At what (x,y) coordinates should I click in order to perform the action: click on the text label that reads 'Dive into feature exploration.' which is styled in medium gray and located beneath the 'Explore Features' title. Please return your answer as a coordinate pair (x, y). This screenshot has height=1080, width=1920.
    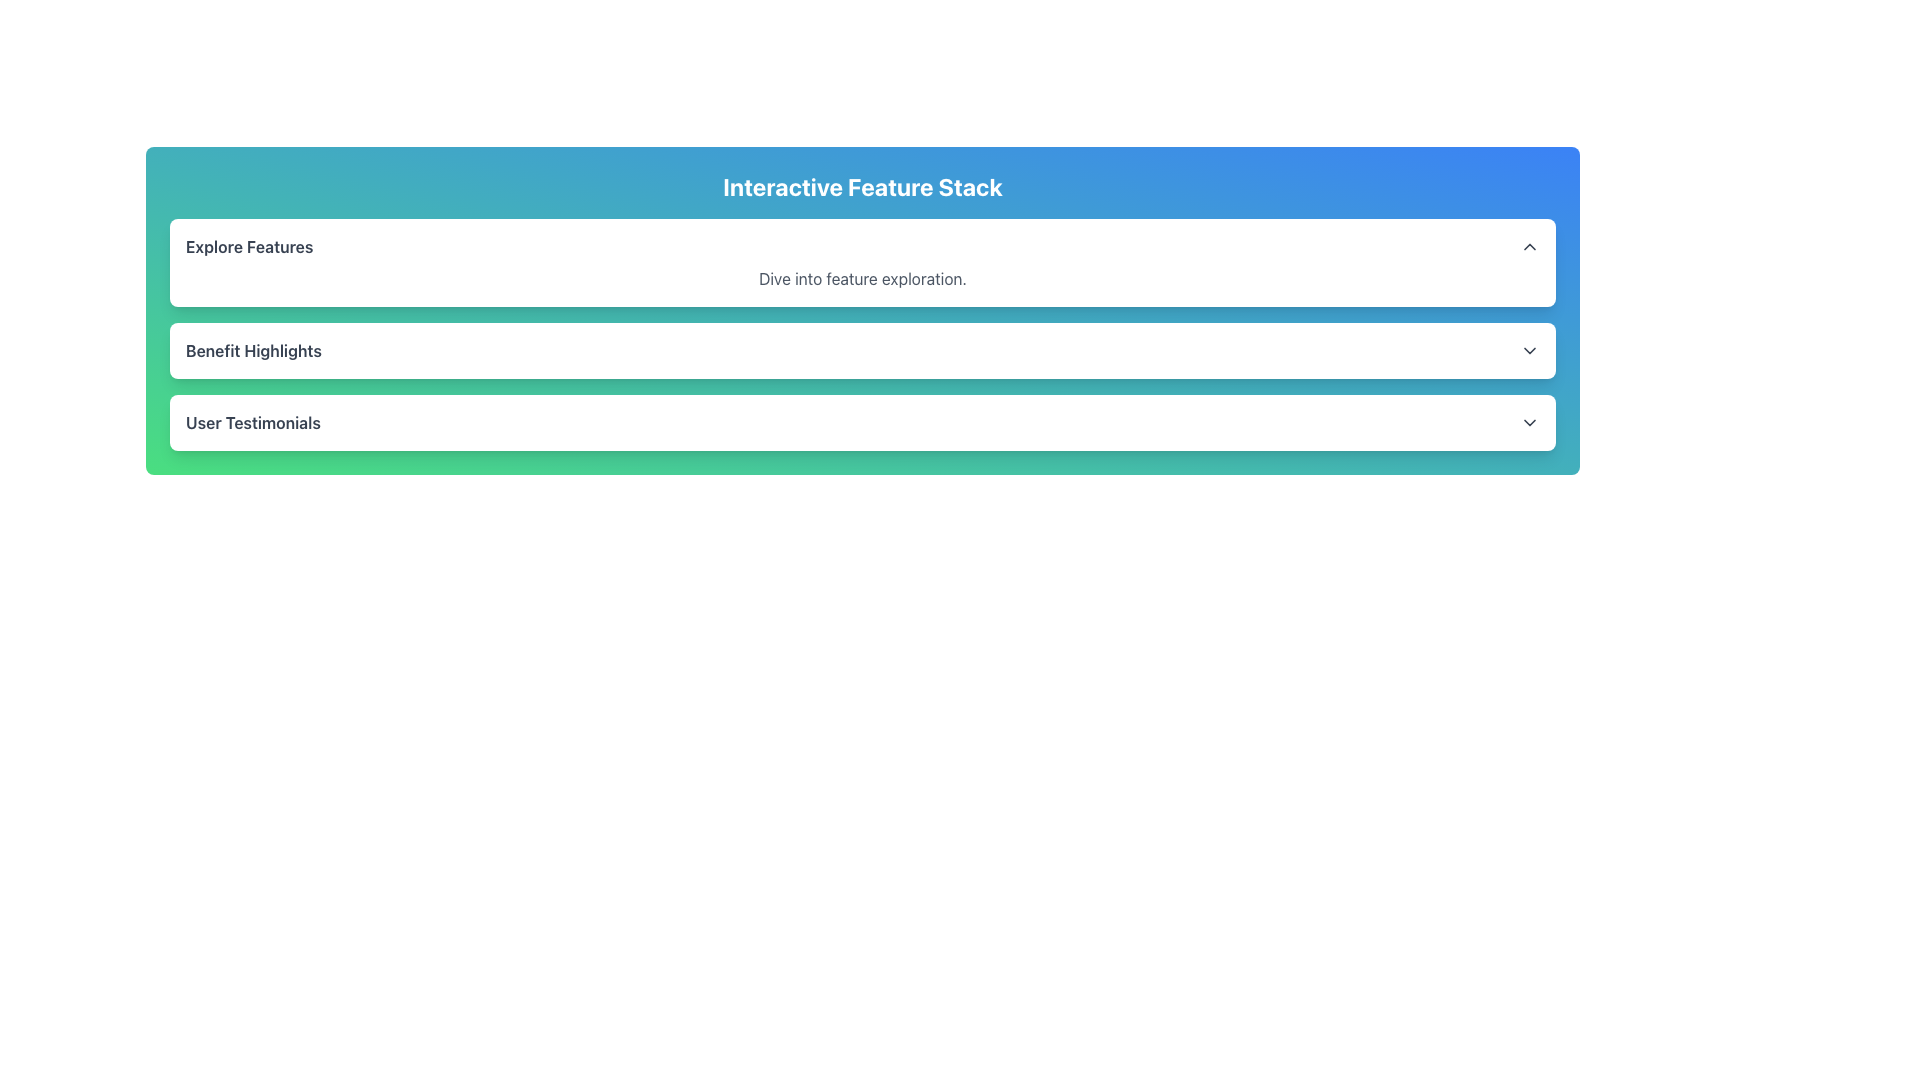
    Looking at the image, I should click on (863, 278).